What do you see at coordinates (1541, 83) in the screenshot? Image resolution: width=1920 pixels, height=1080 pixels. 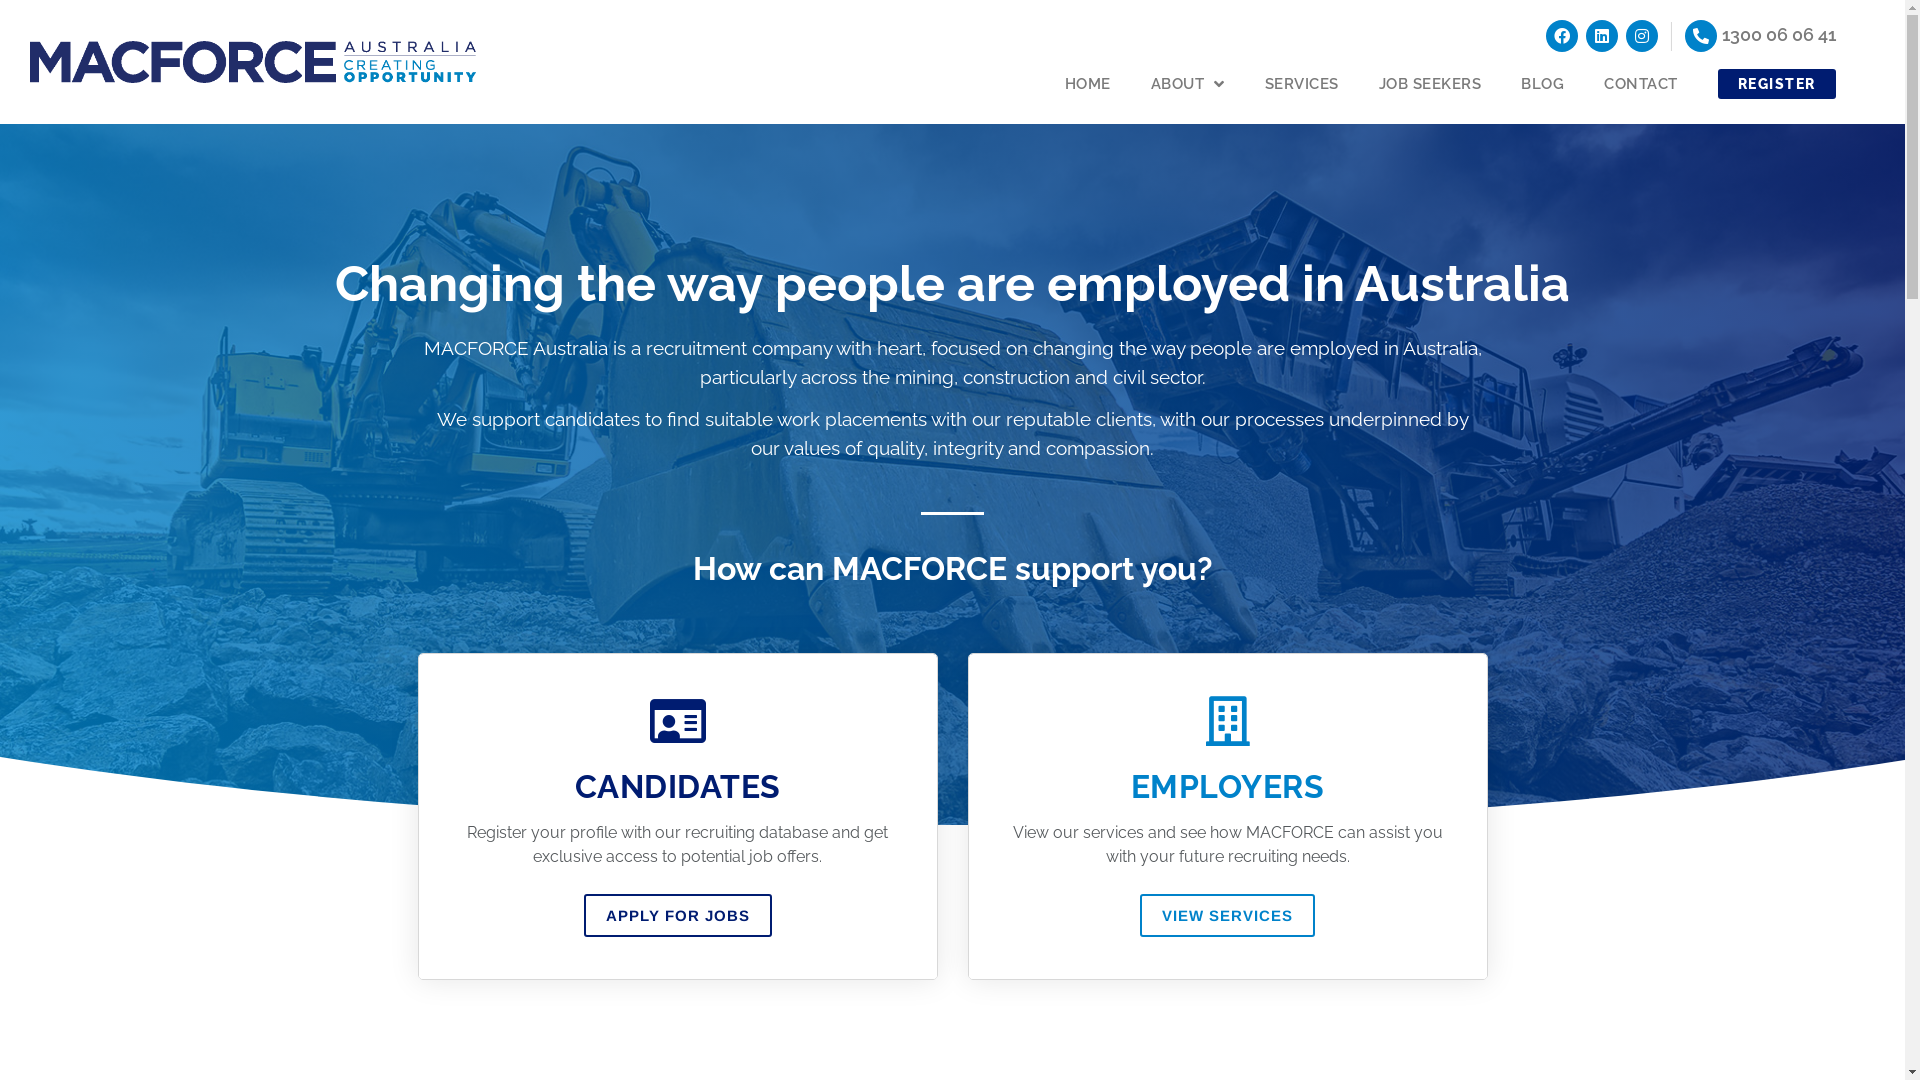 I see `'BLOG'` at bounding box center [1541, 83].